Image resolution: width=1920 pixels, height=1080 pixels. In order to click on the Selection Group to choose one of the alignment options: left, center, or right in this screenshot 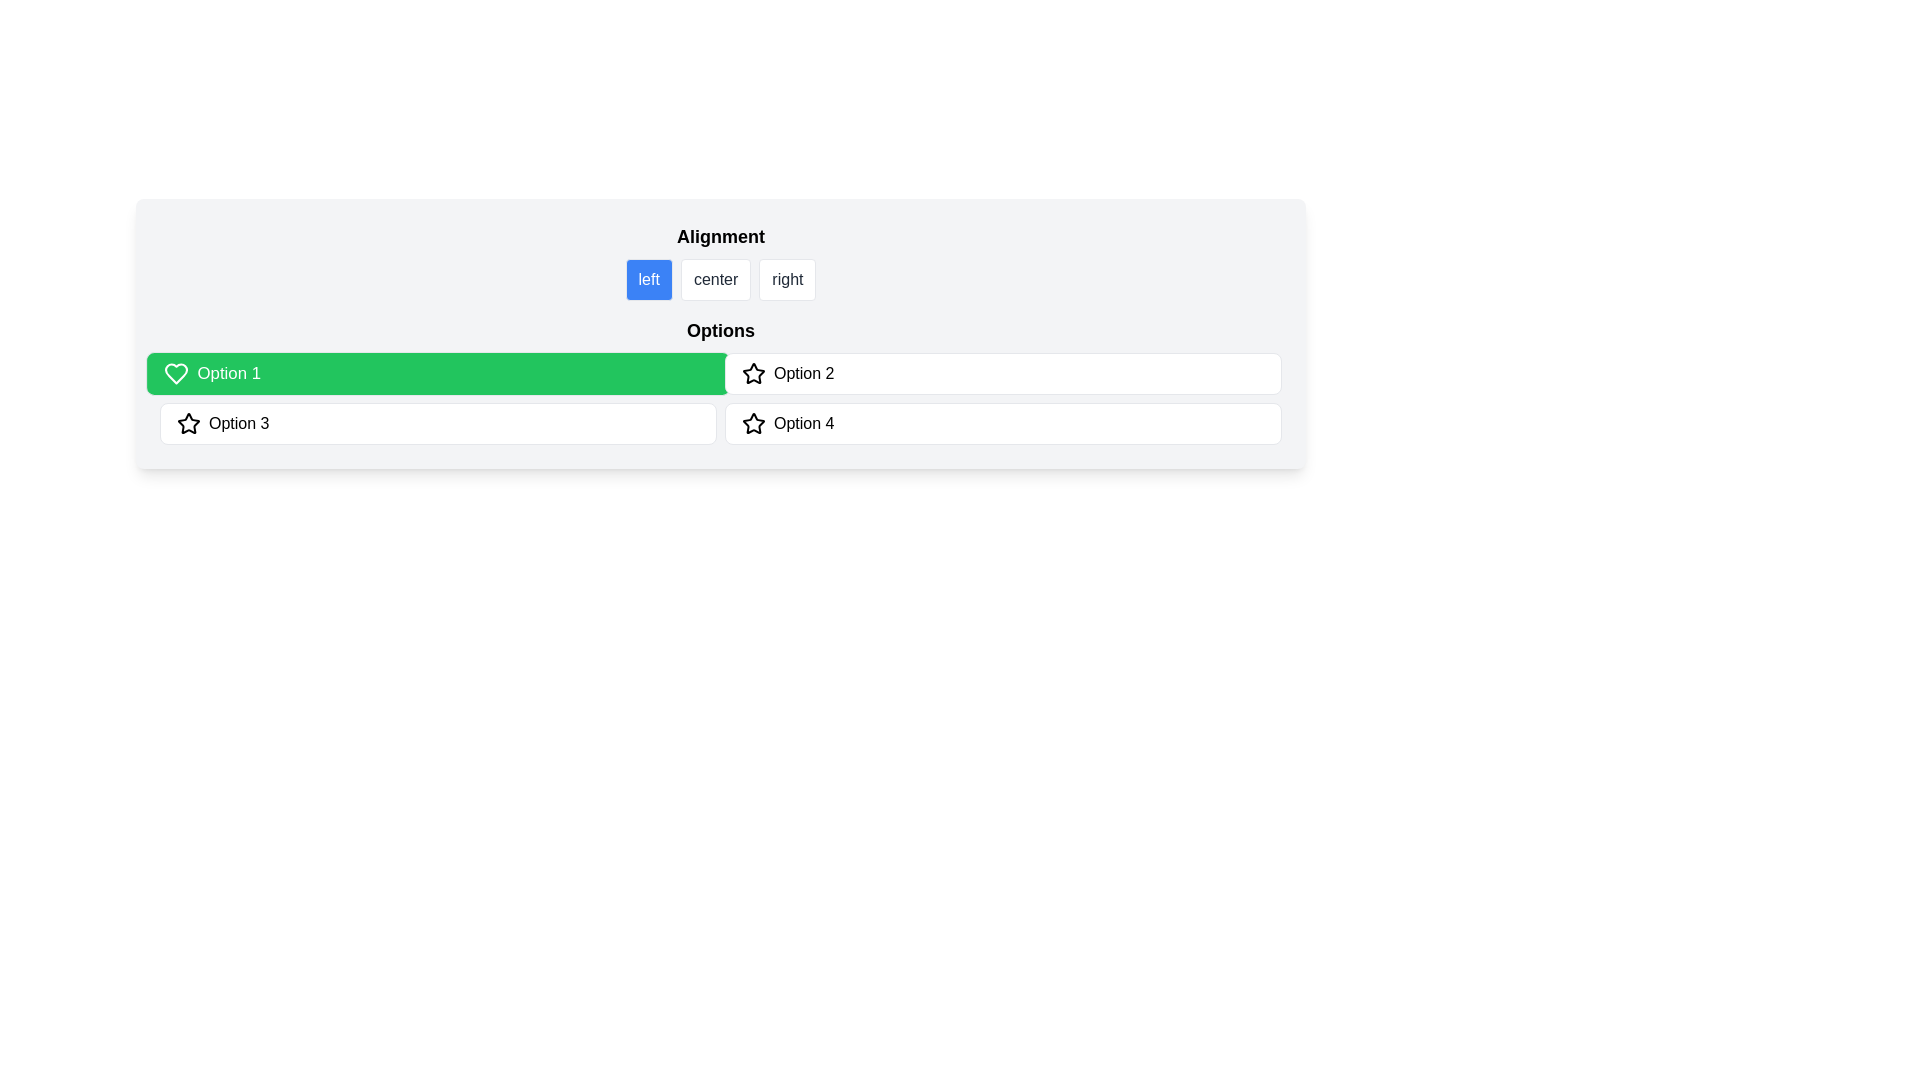, I will do `click(720, 261)`.